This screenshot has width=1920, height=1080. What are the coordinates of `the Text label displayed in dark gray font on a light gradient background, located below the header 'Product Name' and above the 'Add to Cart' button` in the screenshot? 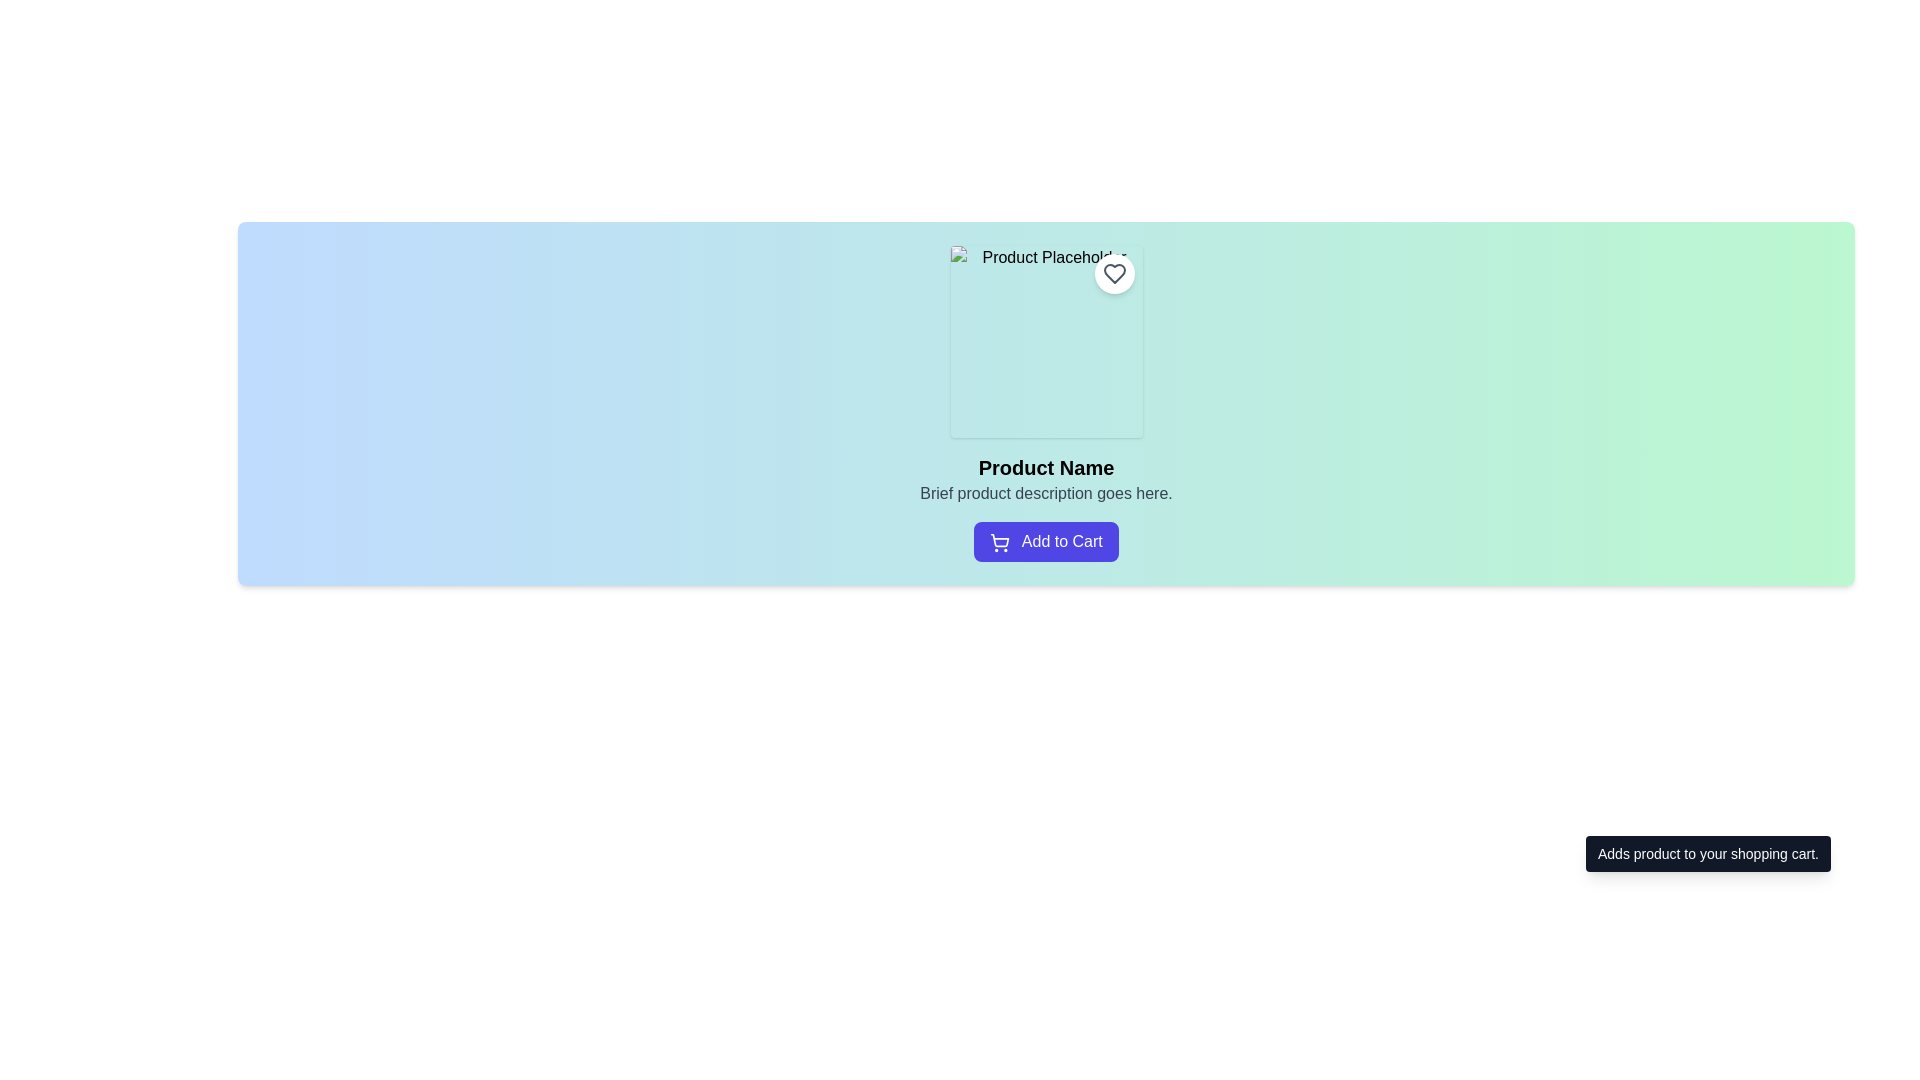 It's located at (1045, 493).